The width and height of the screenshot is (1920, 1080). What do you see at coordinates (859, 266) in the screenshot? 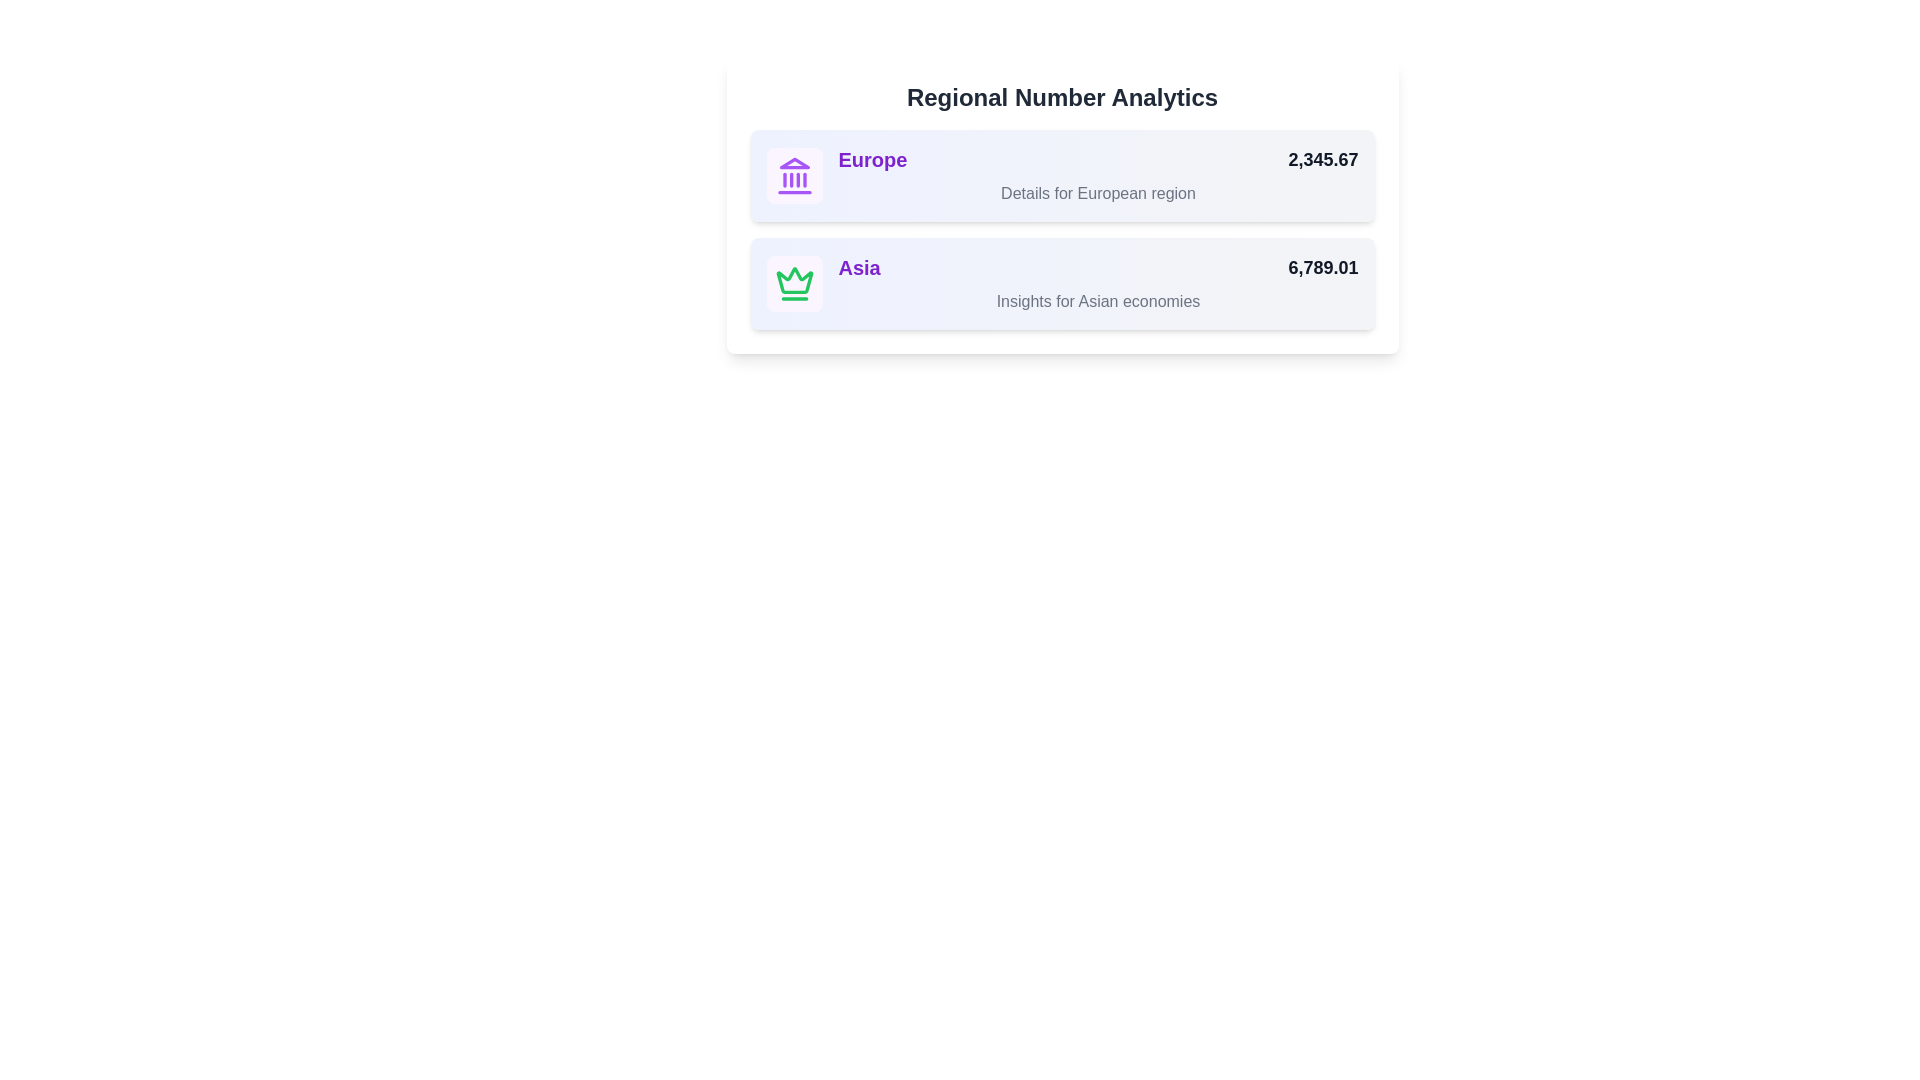
I see `the text label displaying 'Asia' in a bold, purple font, located in the second row of the regional information section, to the left of the numerical value '6,789.01'` at bounding box center [859, 266].